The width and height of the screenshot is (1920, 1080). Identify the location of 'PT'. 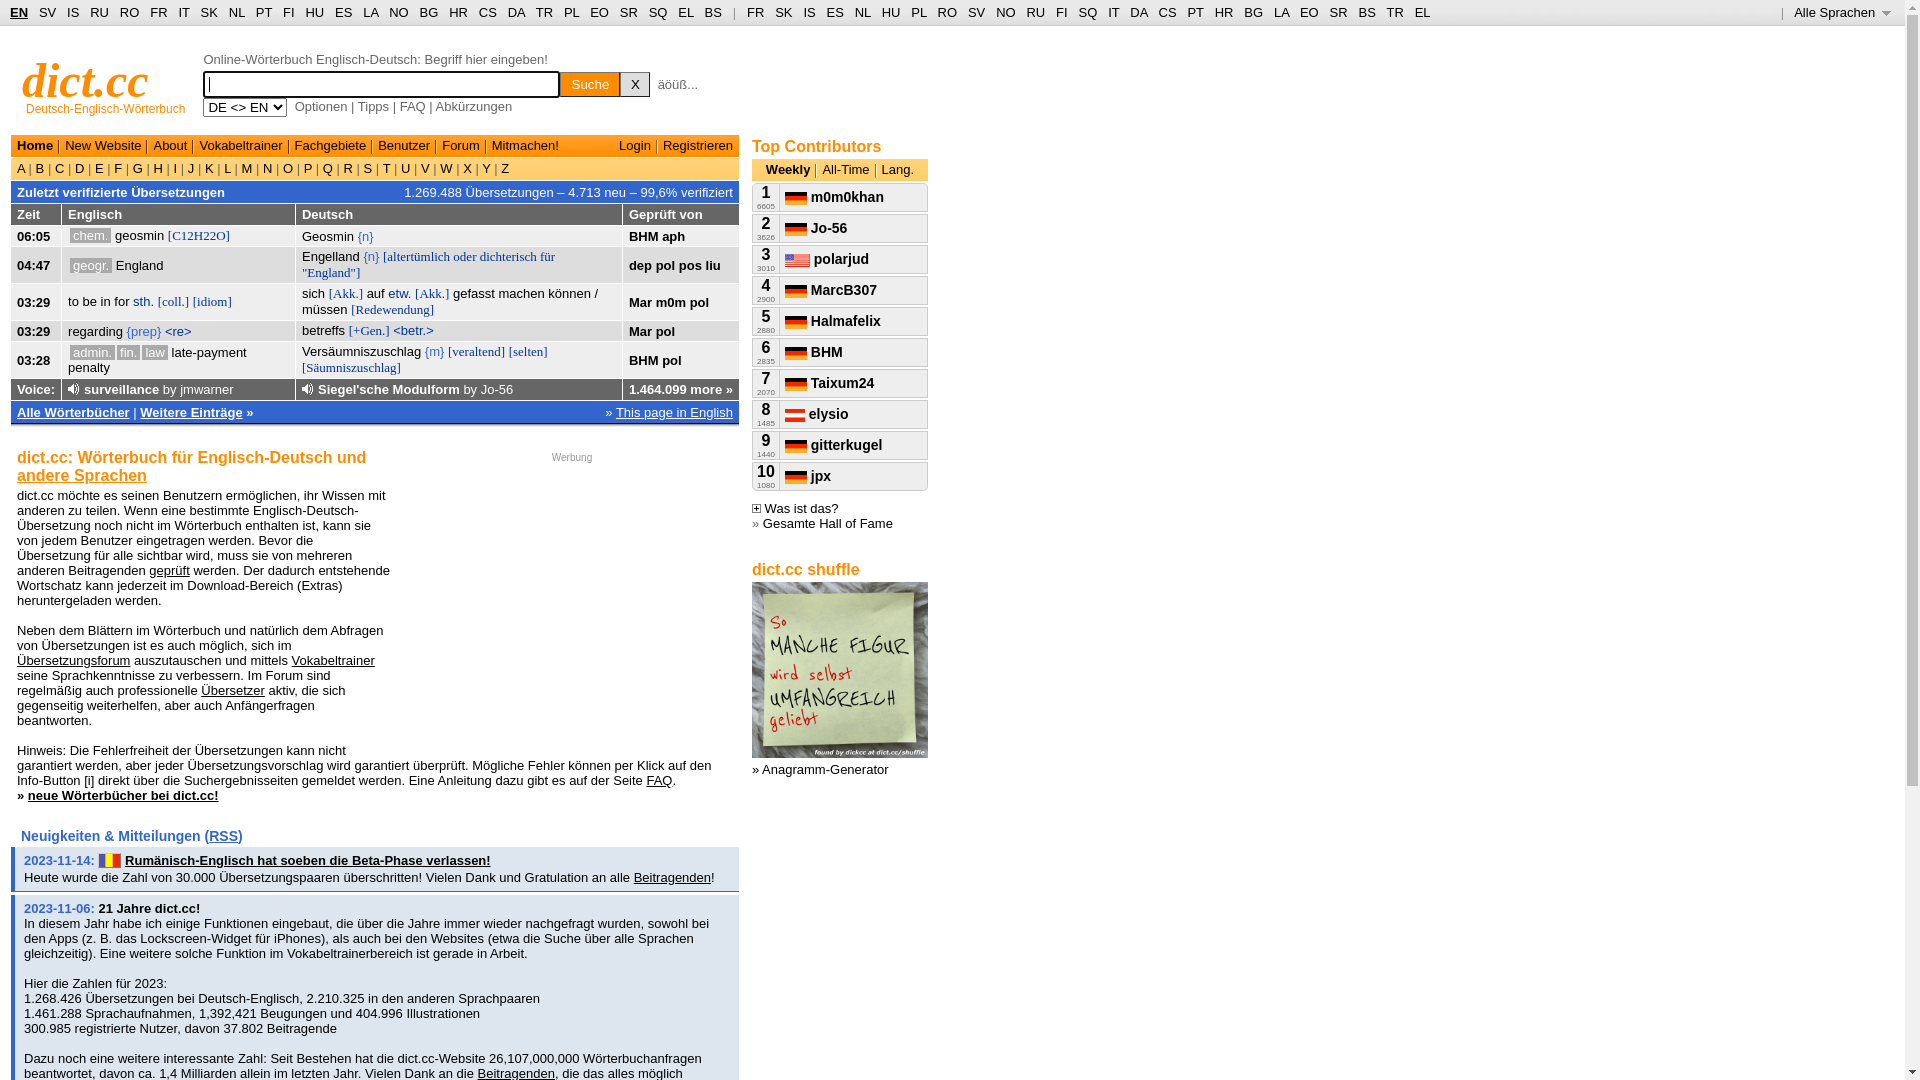
(263, 12).